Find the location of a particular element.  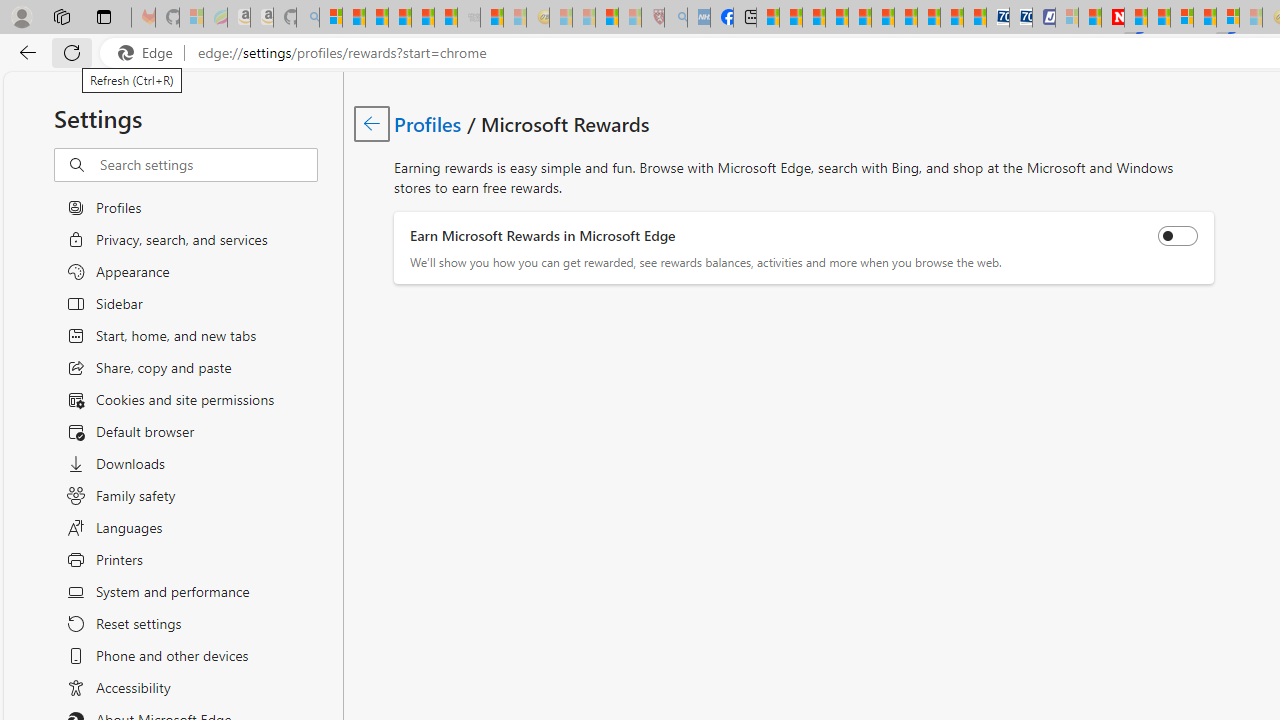

'Edge' is located at coordinates (149, 52).